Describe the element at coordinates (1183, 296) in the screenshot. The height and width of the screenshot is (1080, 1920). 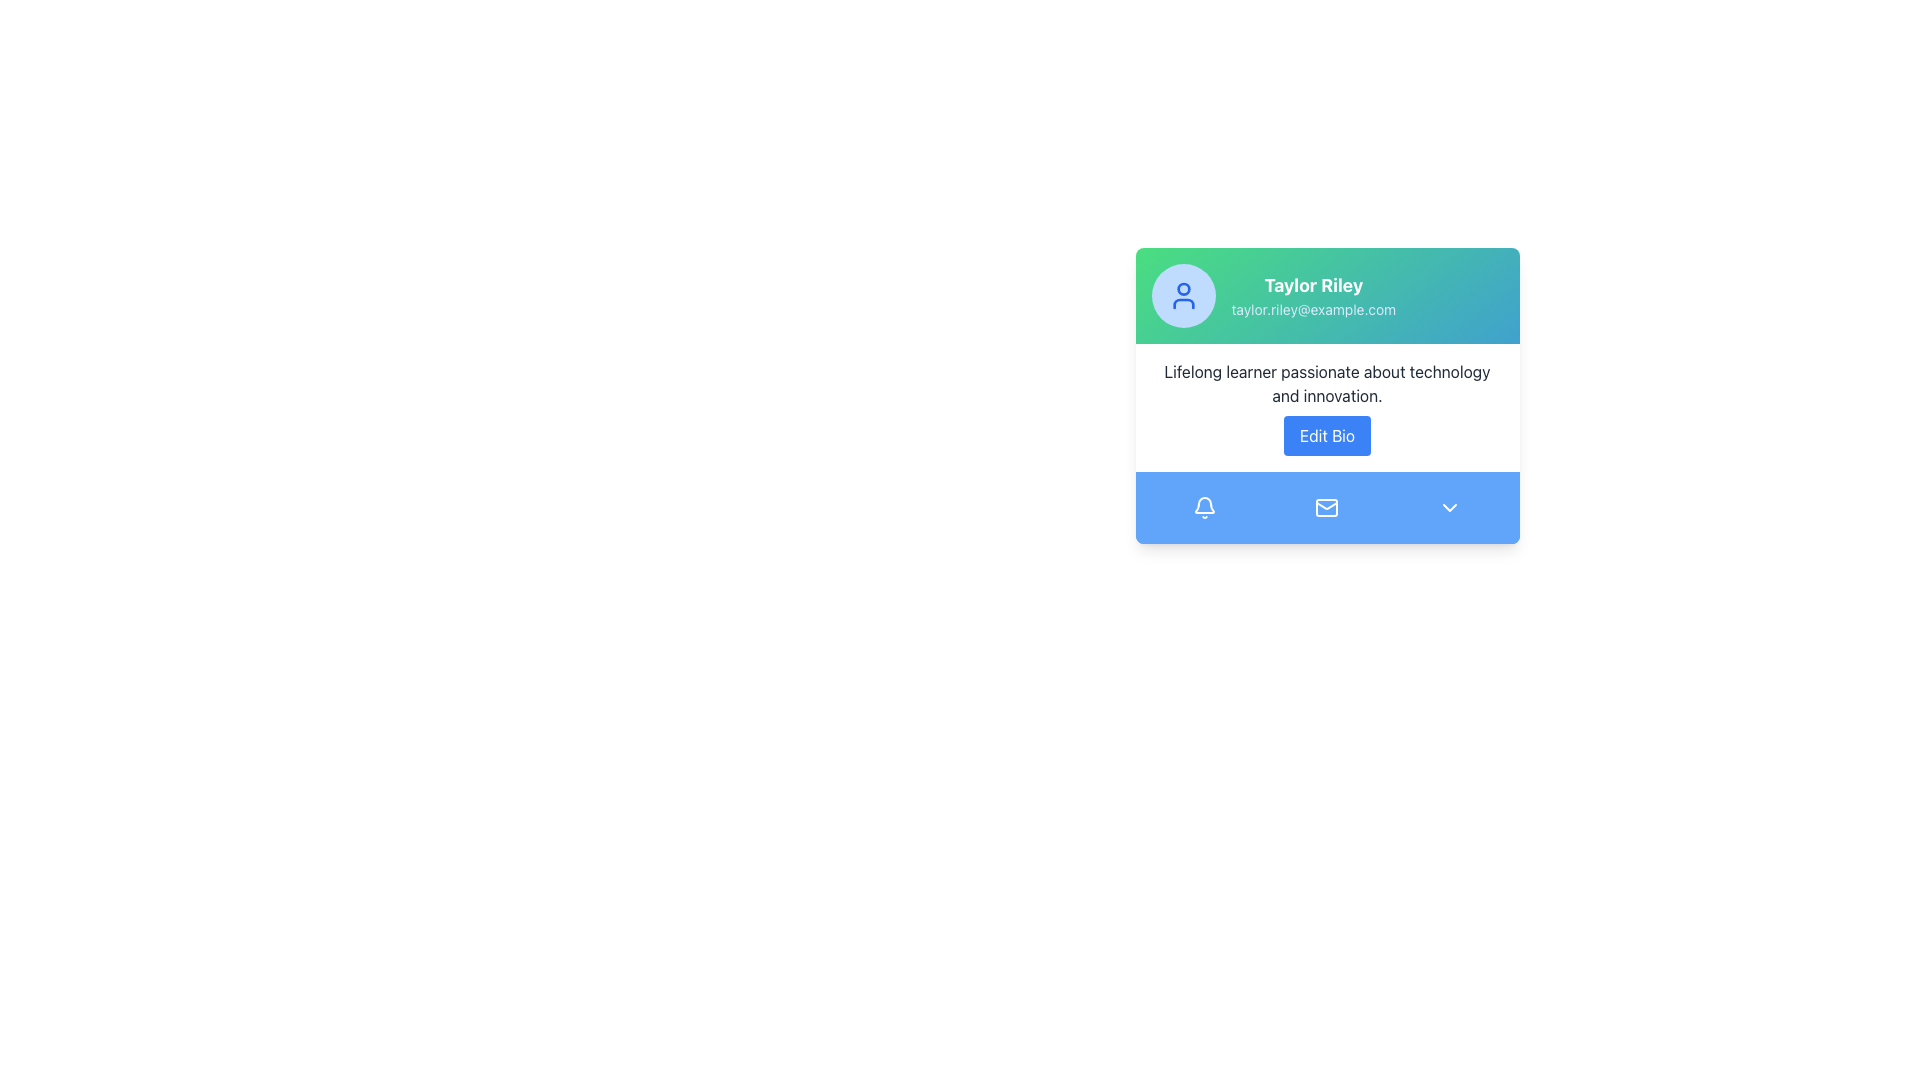
I see `the user icon located at the top-left corner of the profile card, which is enclosed within a circular button` at that location.